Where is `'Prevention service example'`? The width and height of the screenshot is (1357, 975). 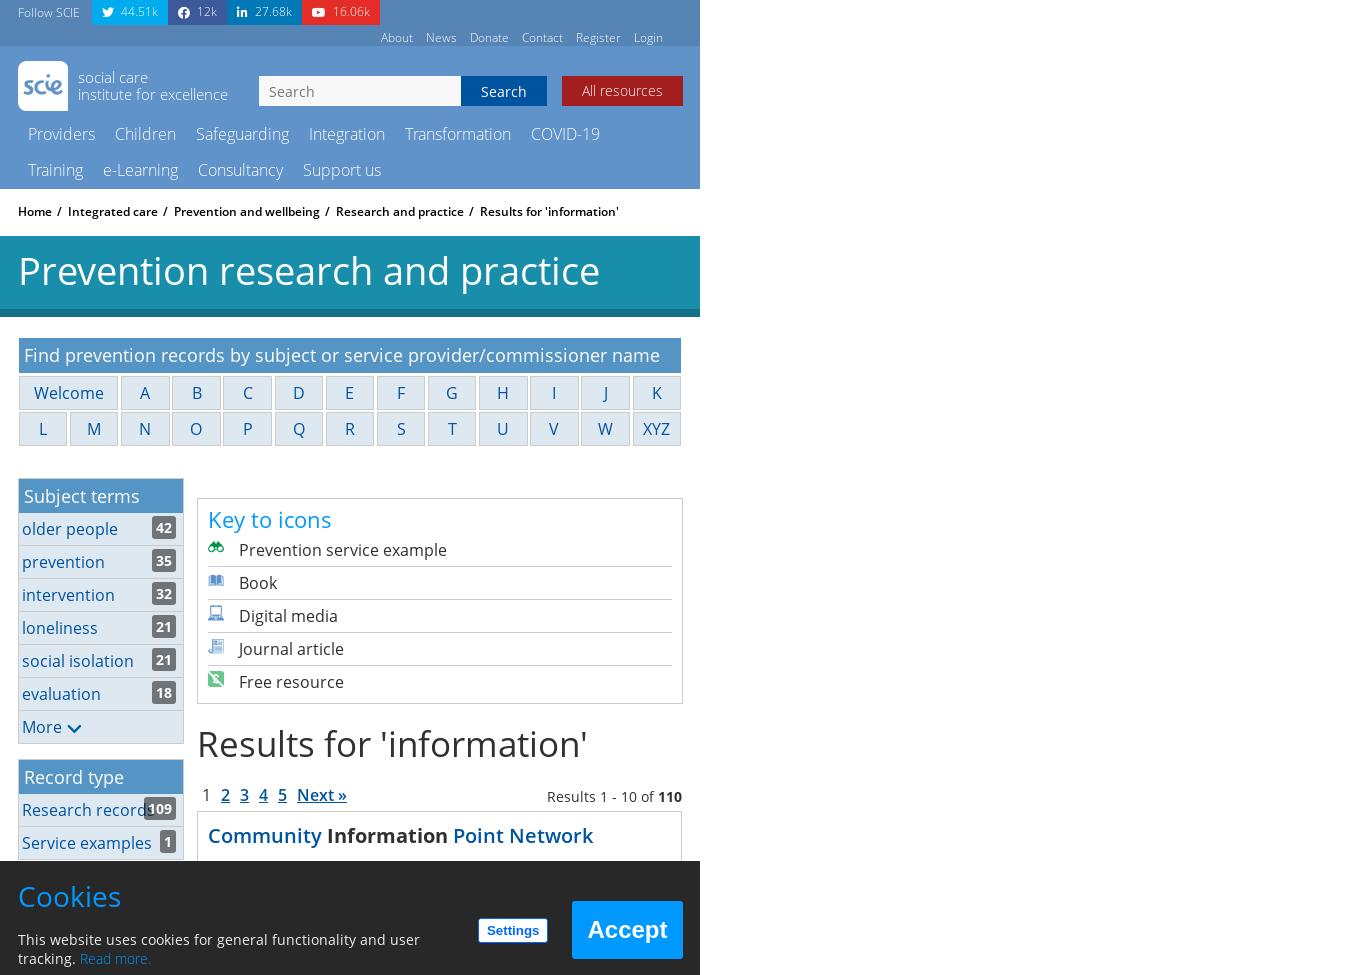
'Prevention service example' is located at coordinates (342, 548).